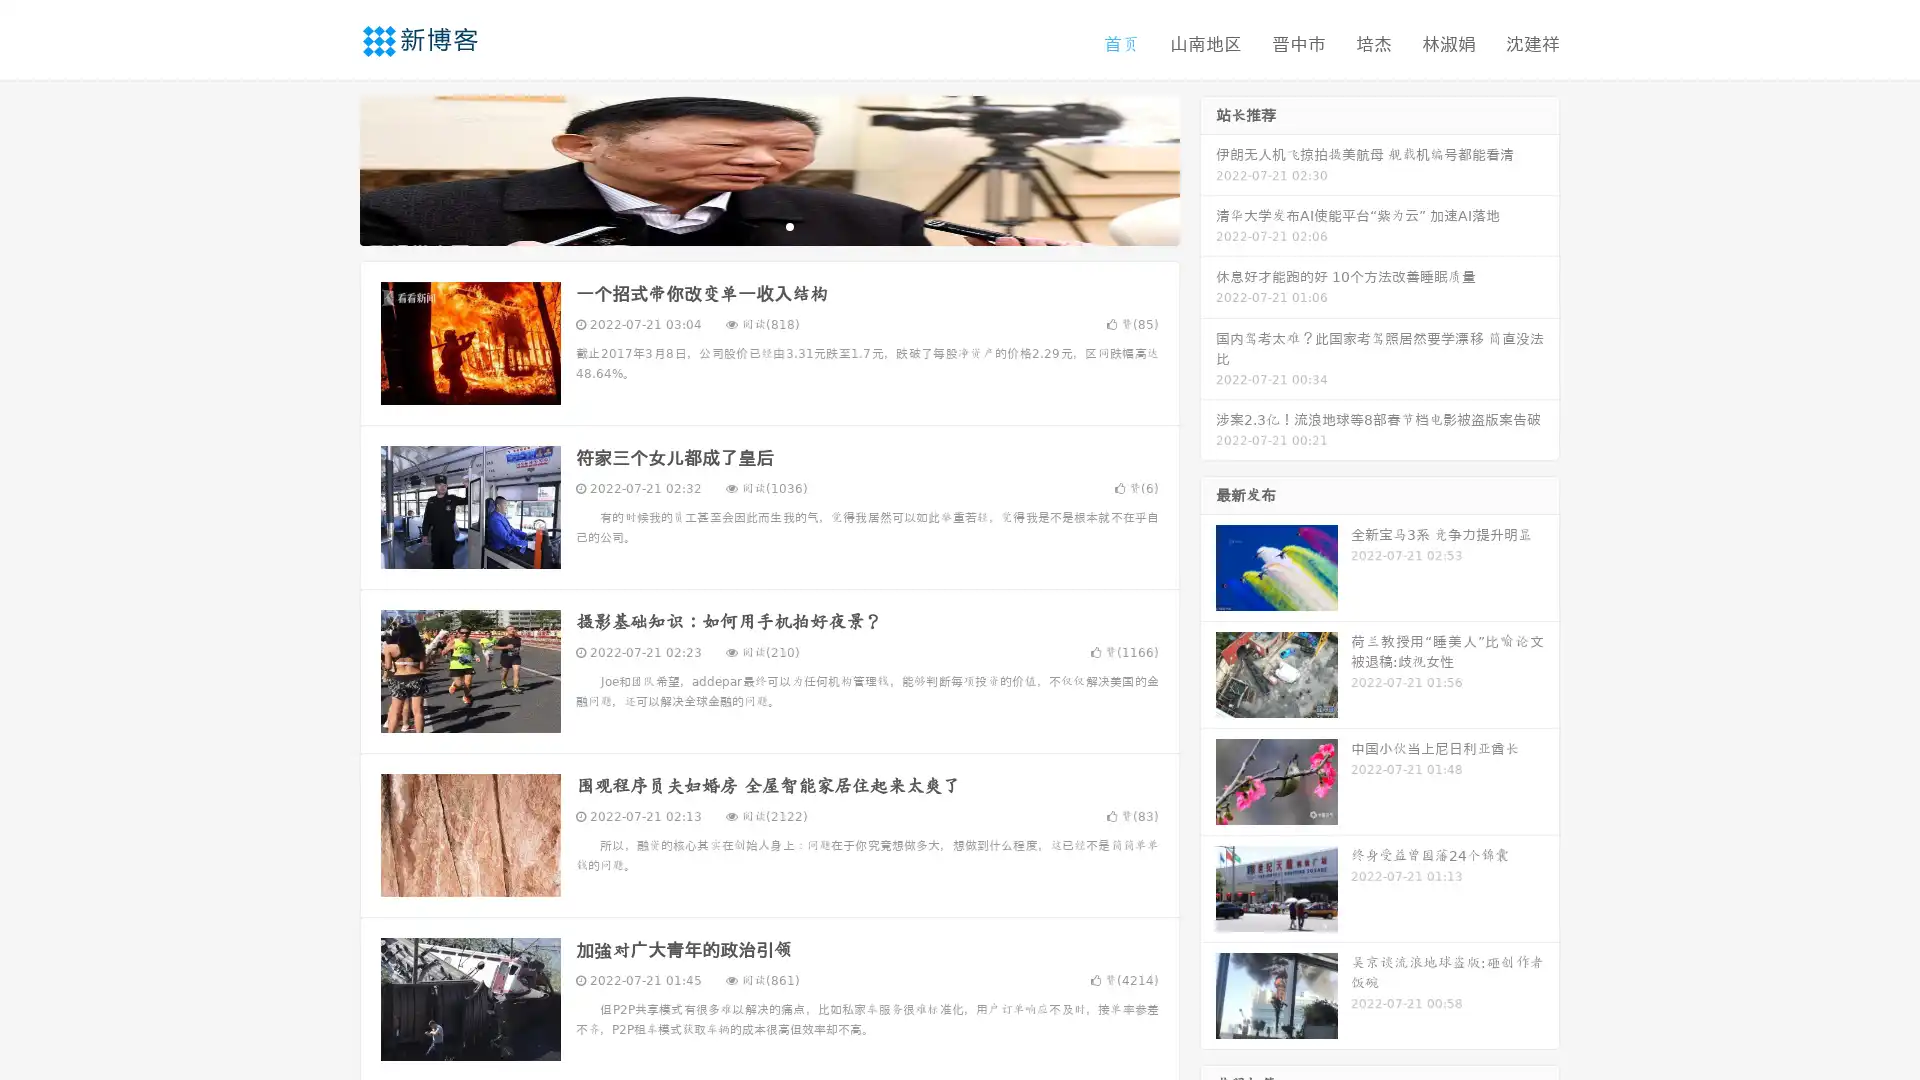  I want to click on Go to slide 2, so click(768, 225).